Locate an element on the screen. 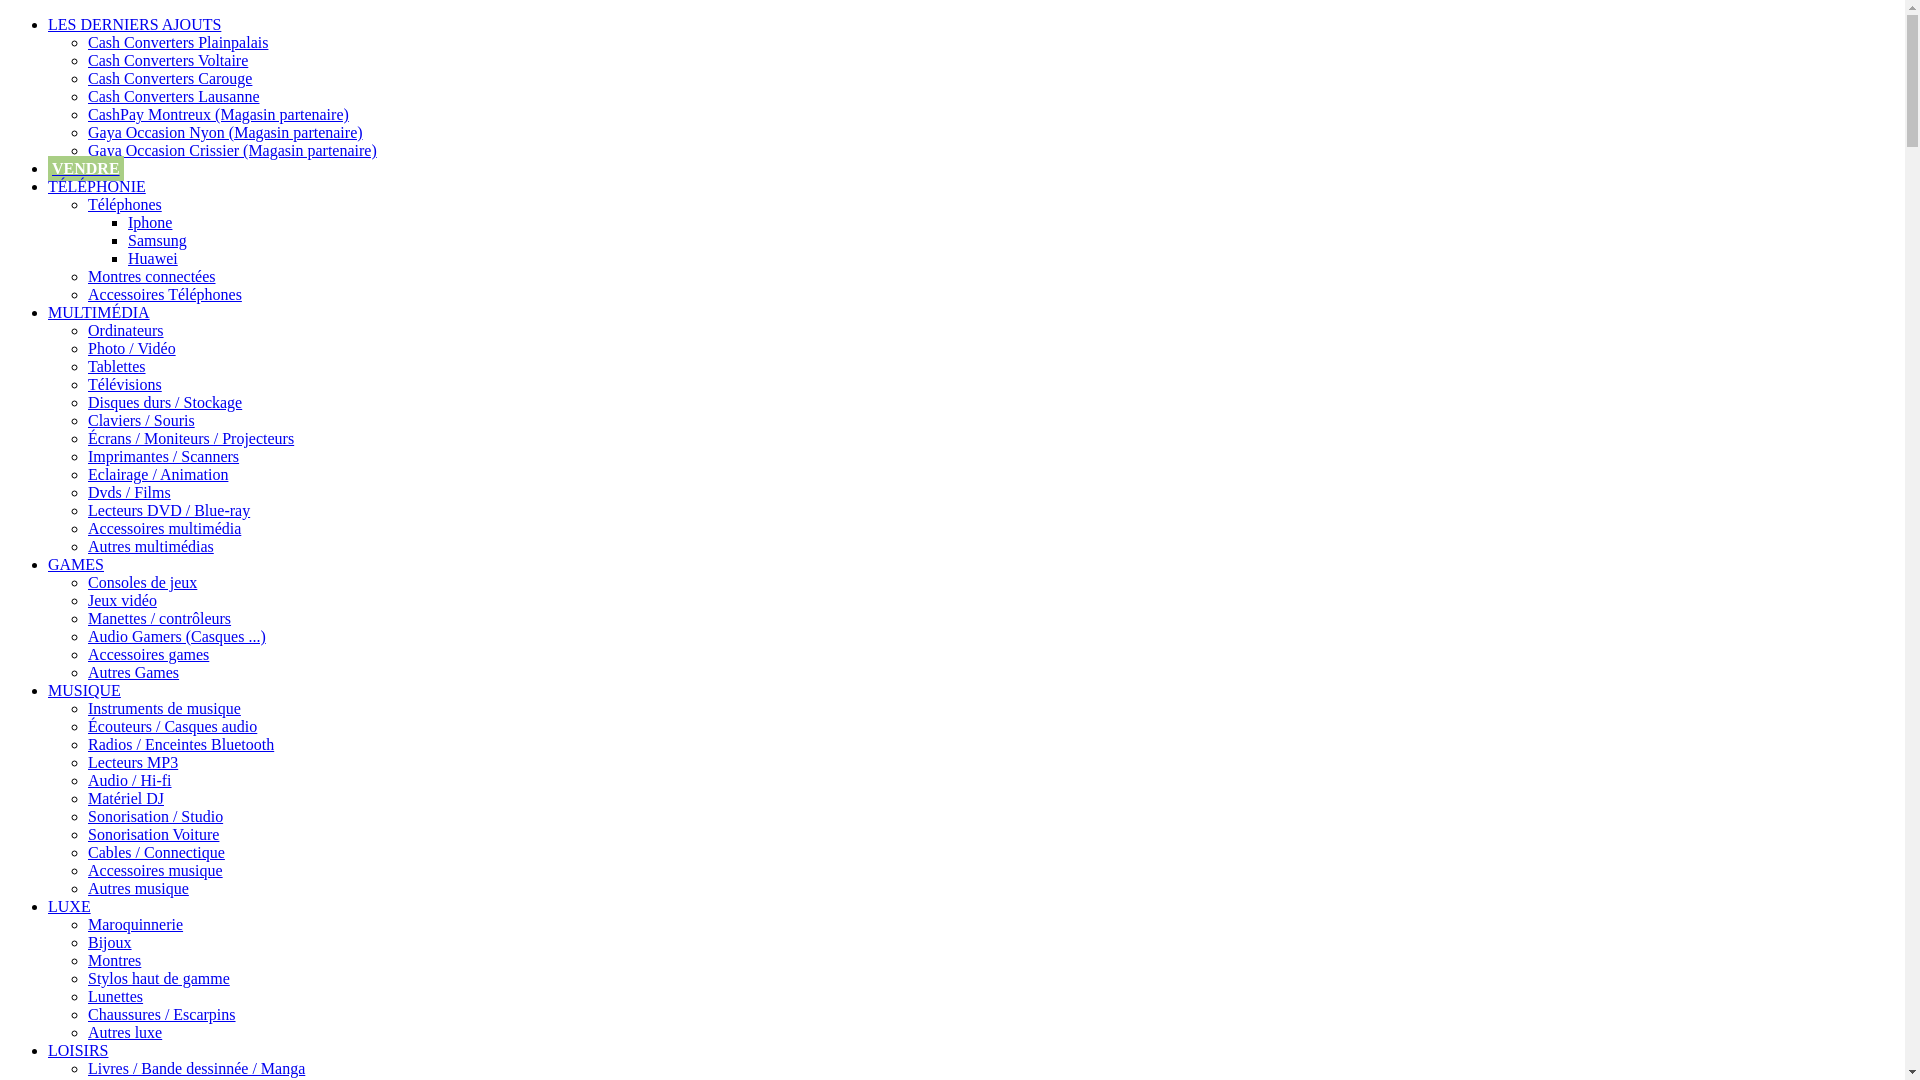 The image size is (1920, 1080). 'Consoles de jeux' is located at coordinates (141, 582).